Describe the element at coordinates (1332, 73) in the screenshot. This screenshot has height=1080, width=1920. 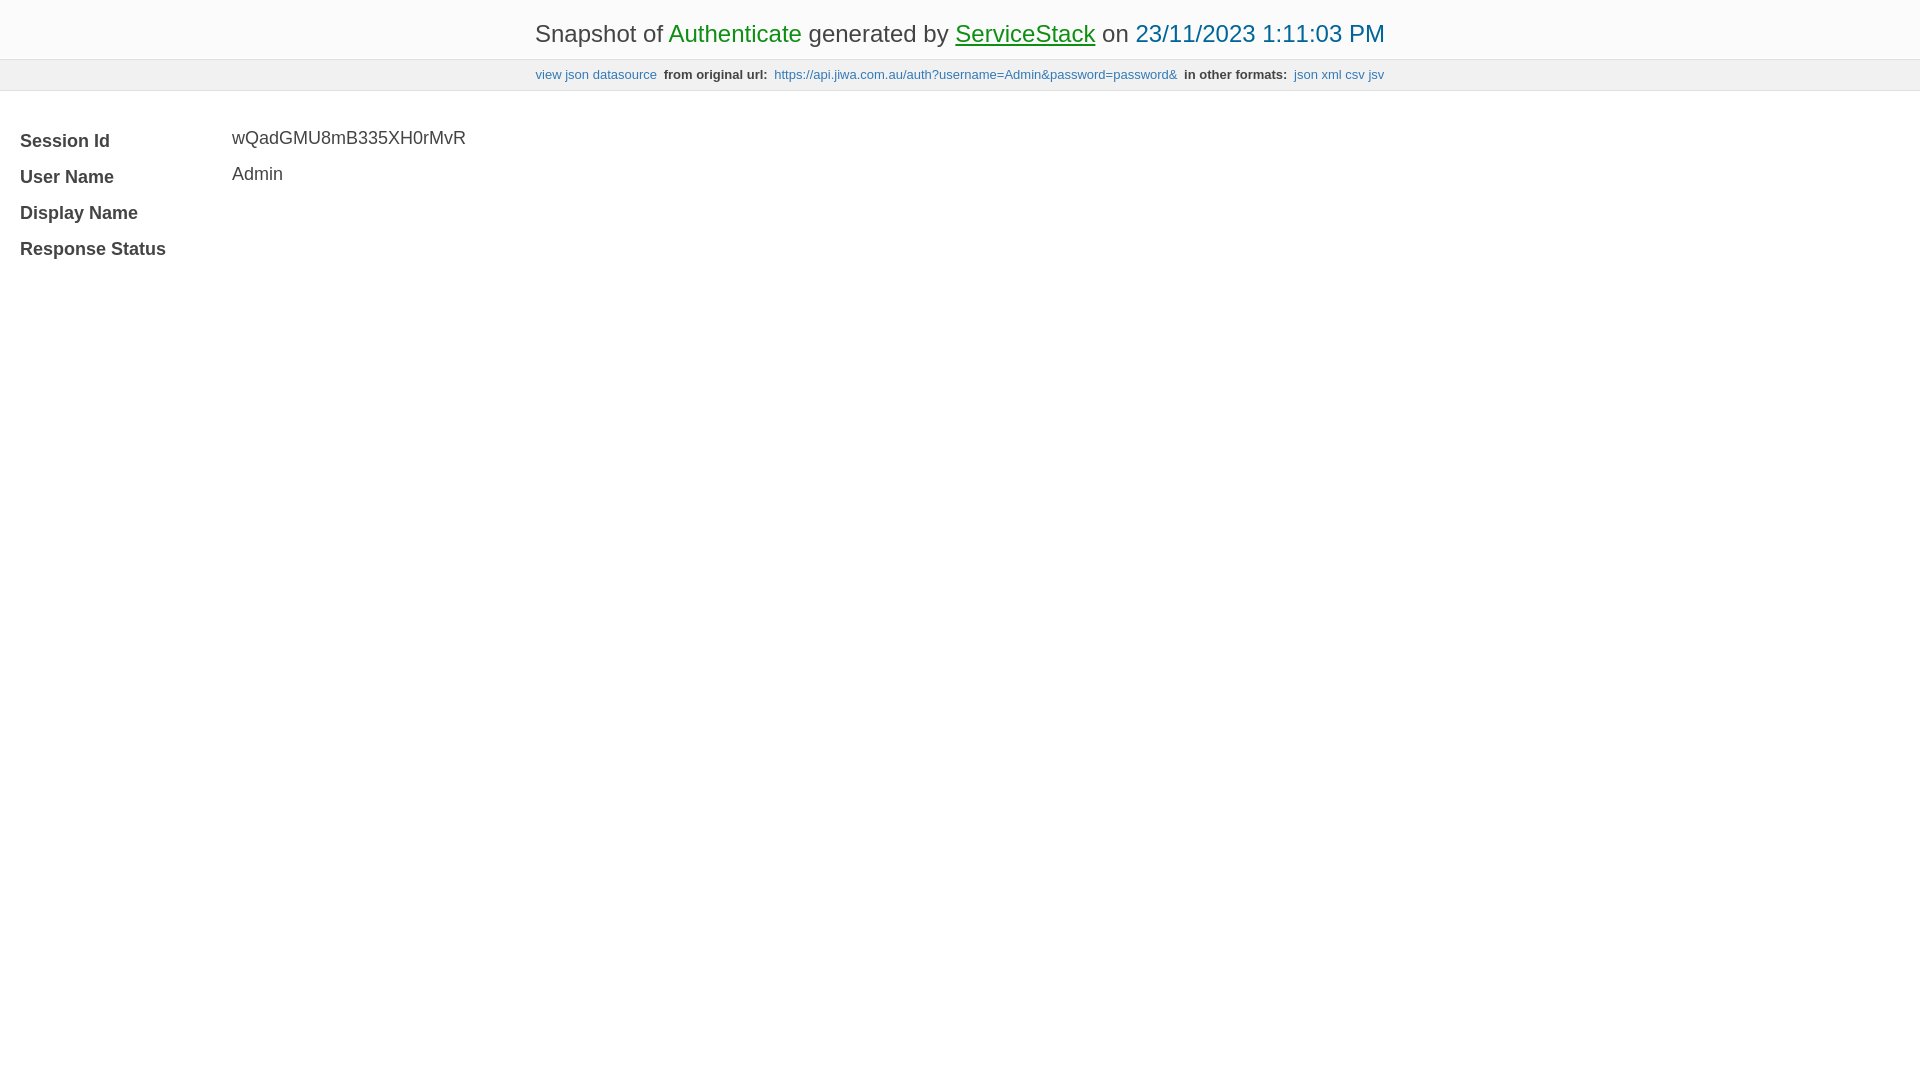
I see `'xml'` at that location.